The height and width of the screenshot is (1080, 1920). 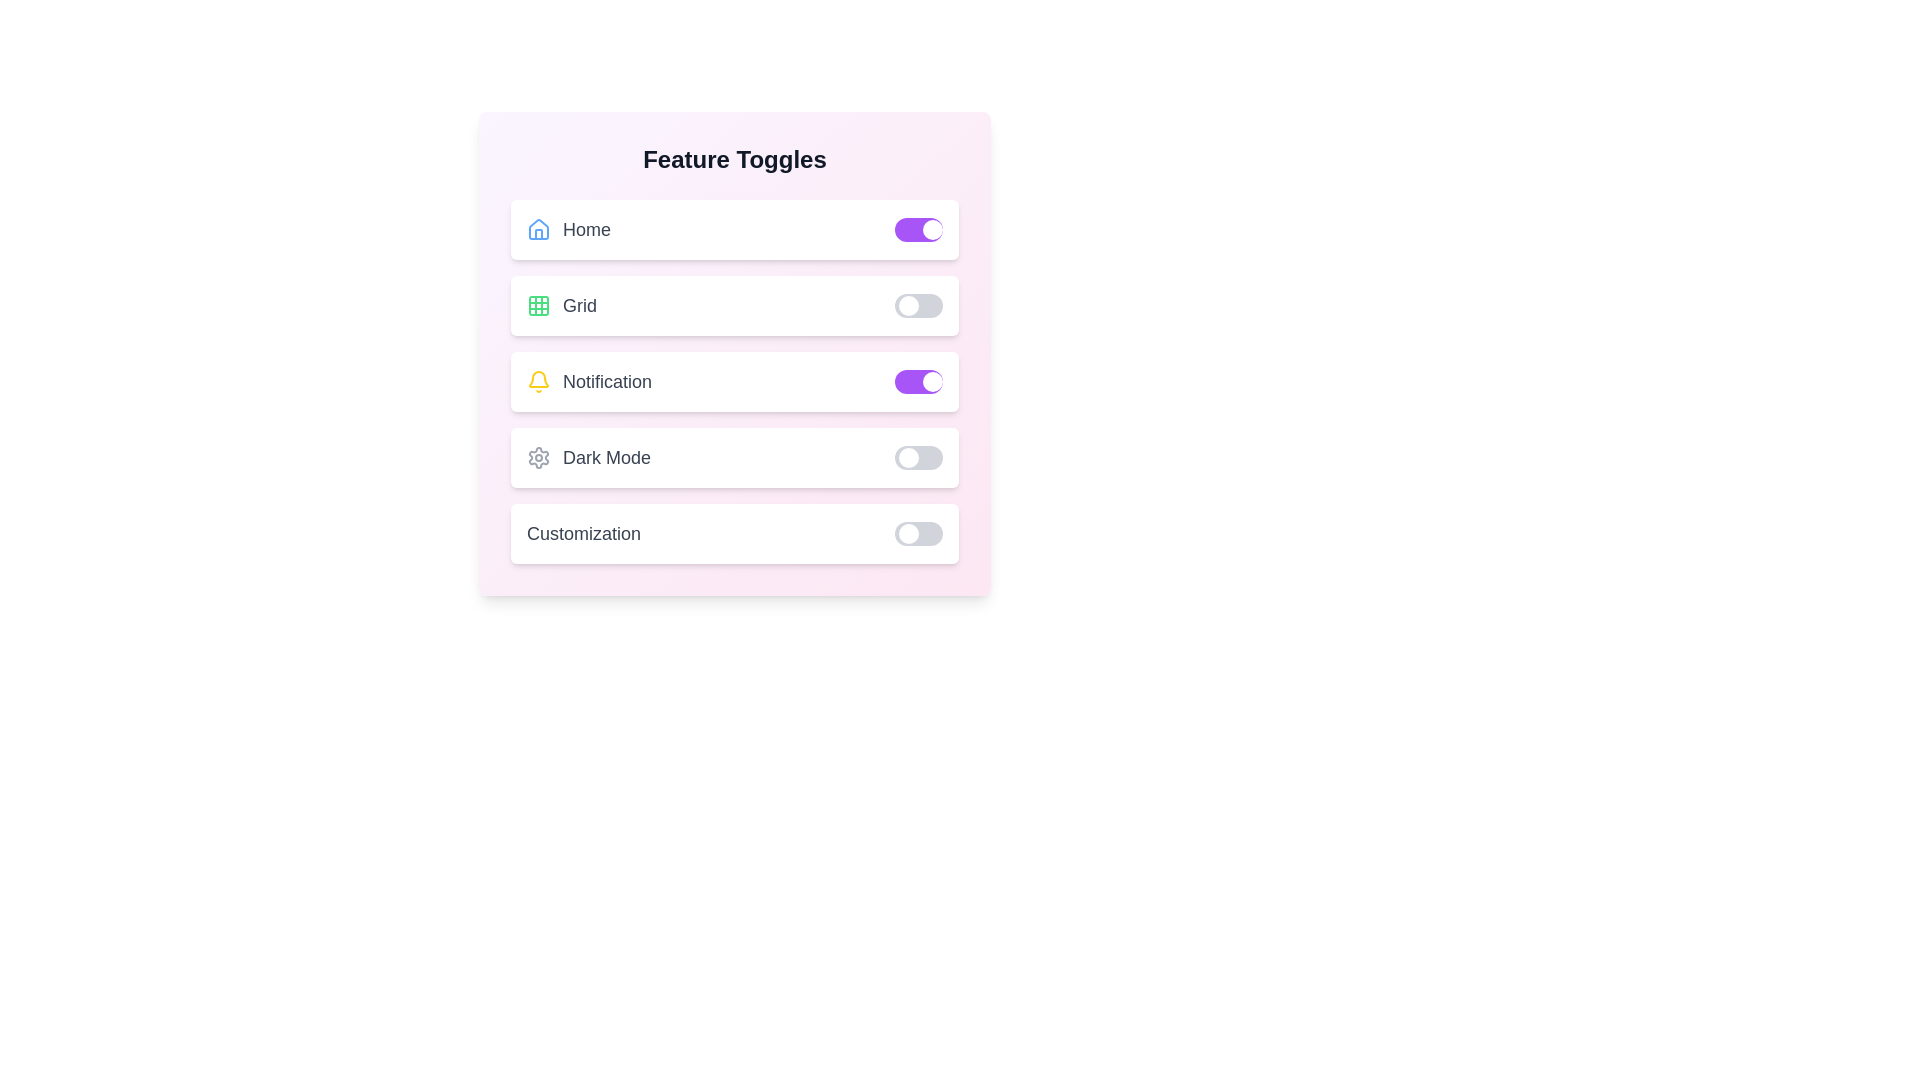 What do you see at coordinates (907, 532) in the screenshot?
I see `the circular knob of the toggle switch` at bounding box center [907, 532].